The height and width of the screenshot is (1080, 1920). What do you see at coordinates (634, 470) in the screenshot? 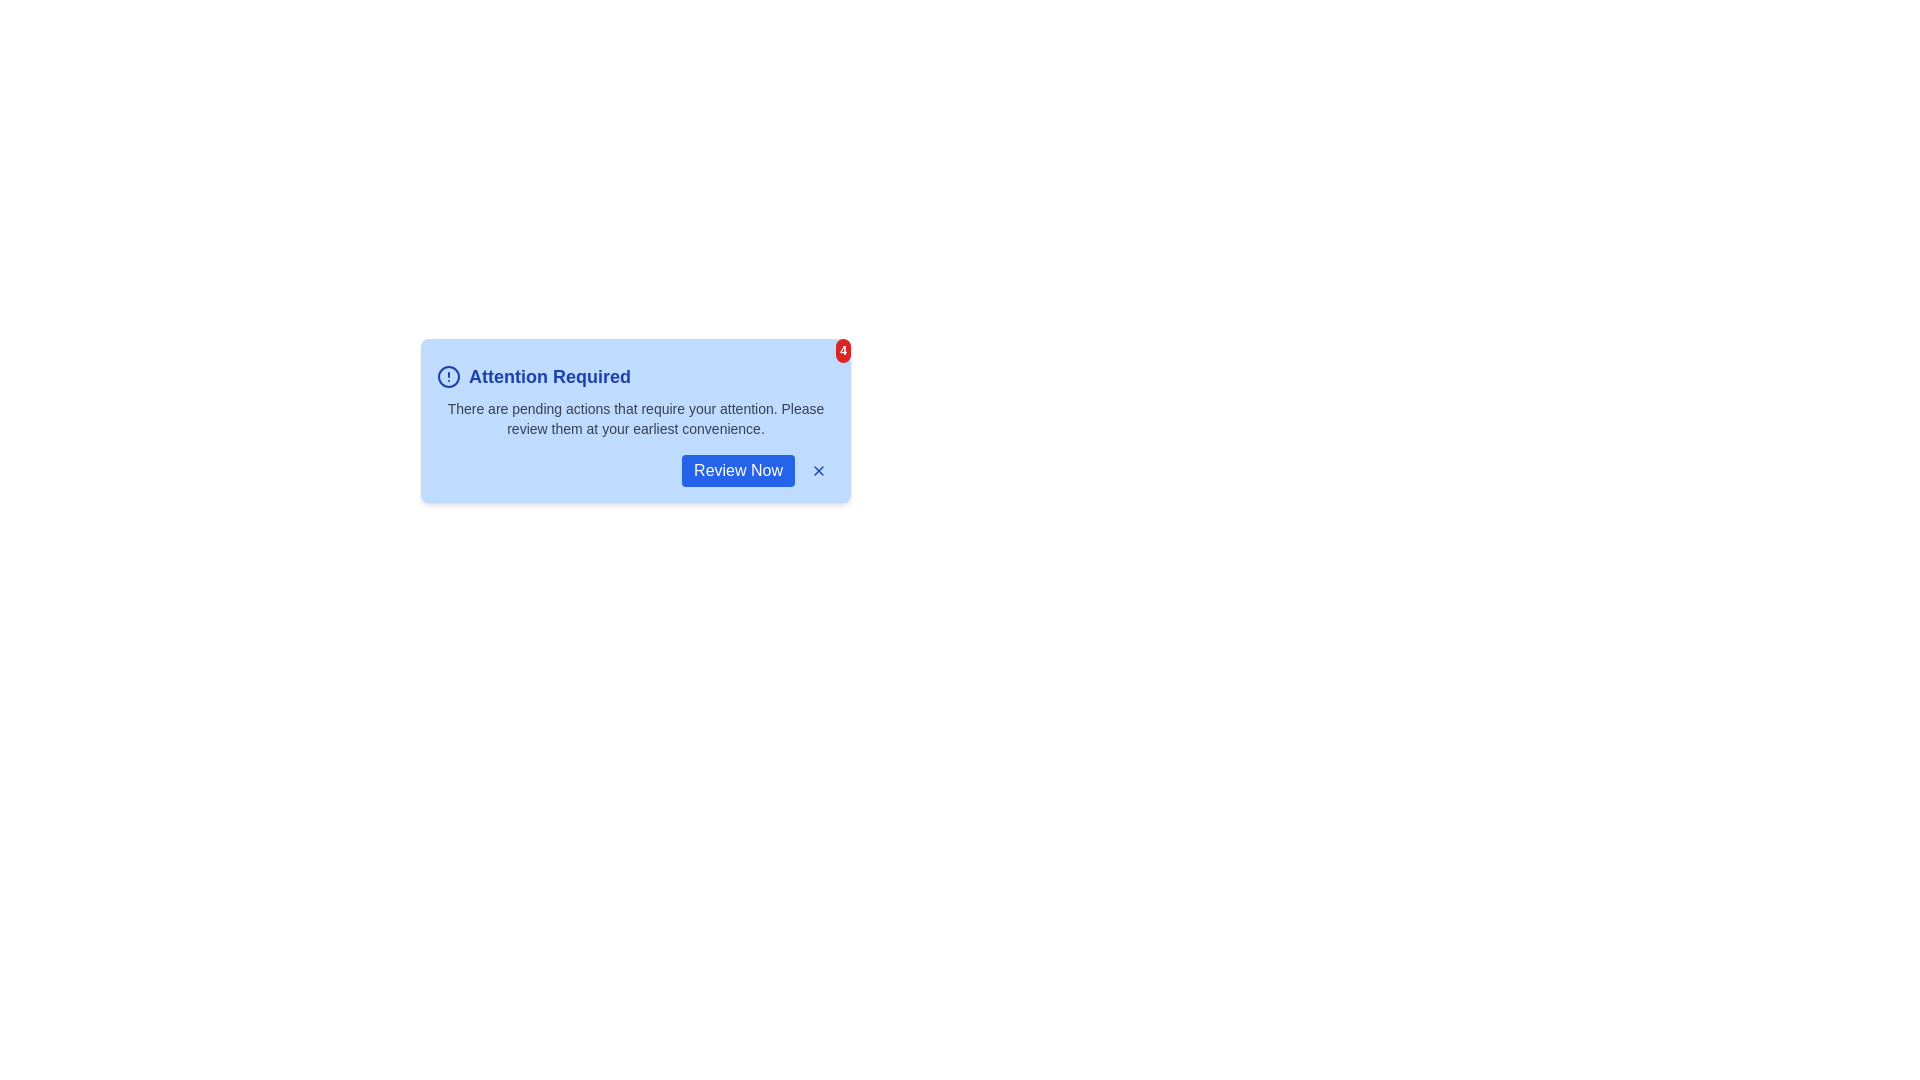
I see `the 'Review Now' blue button located in the bottom-right portion of the blue notification card, which has rounded corners and contains a title and description above the button` at bounding box center [634, 470].